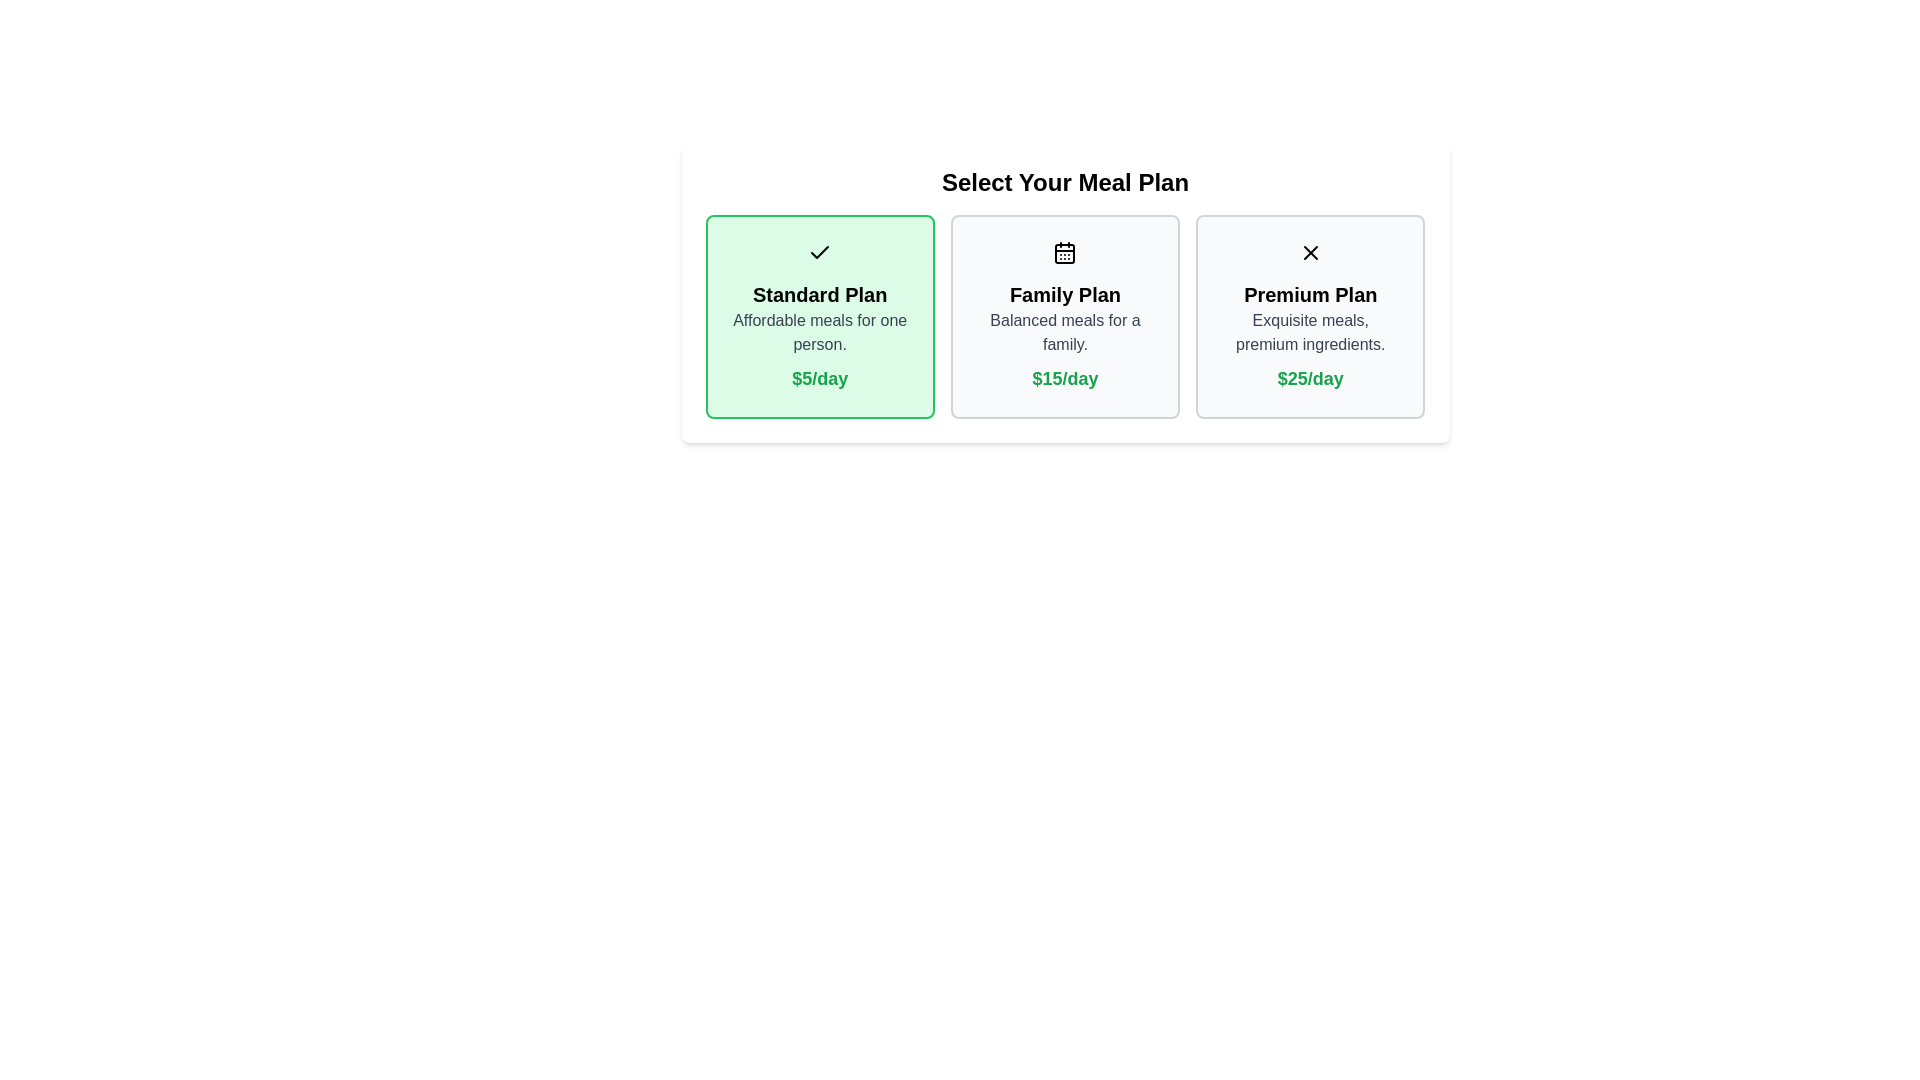 The image size is (1920, 1080). Describe the element at coordinates (1064, 252) in the screenshot. I see `the calendar icon with a rectangular border and small dots inside, located in the 'Family Plan' selection box under 'Select Your Meal Plan'` at that location.